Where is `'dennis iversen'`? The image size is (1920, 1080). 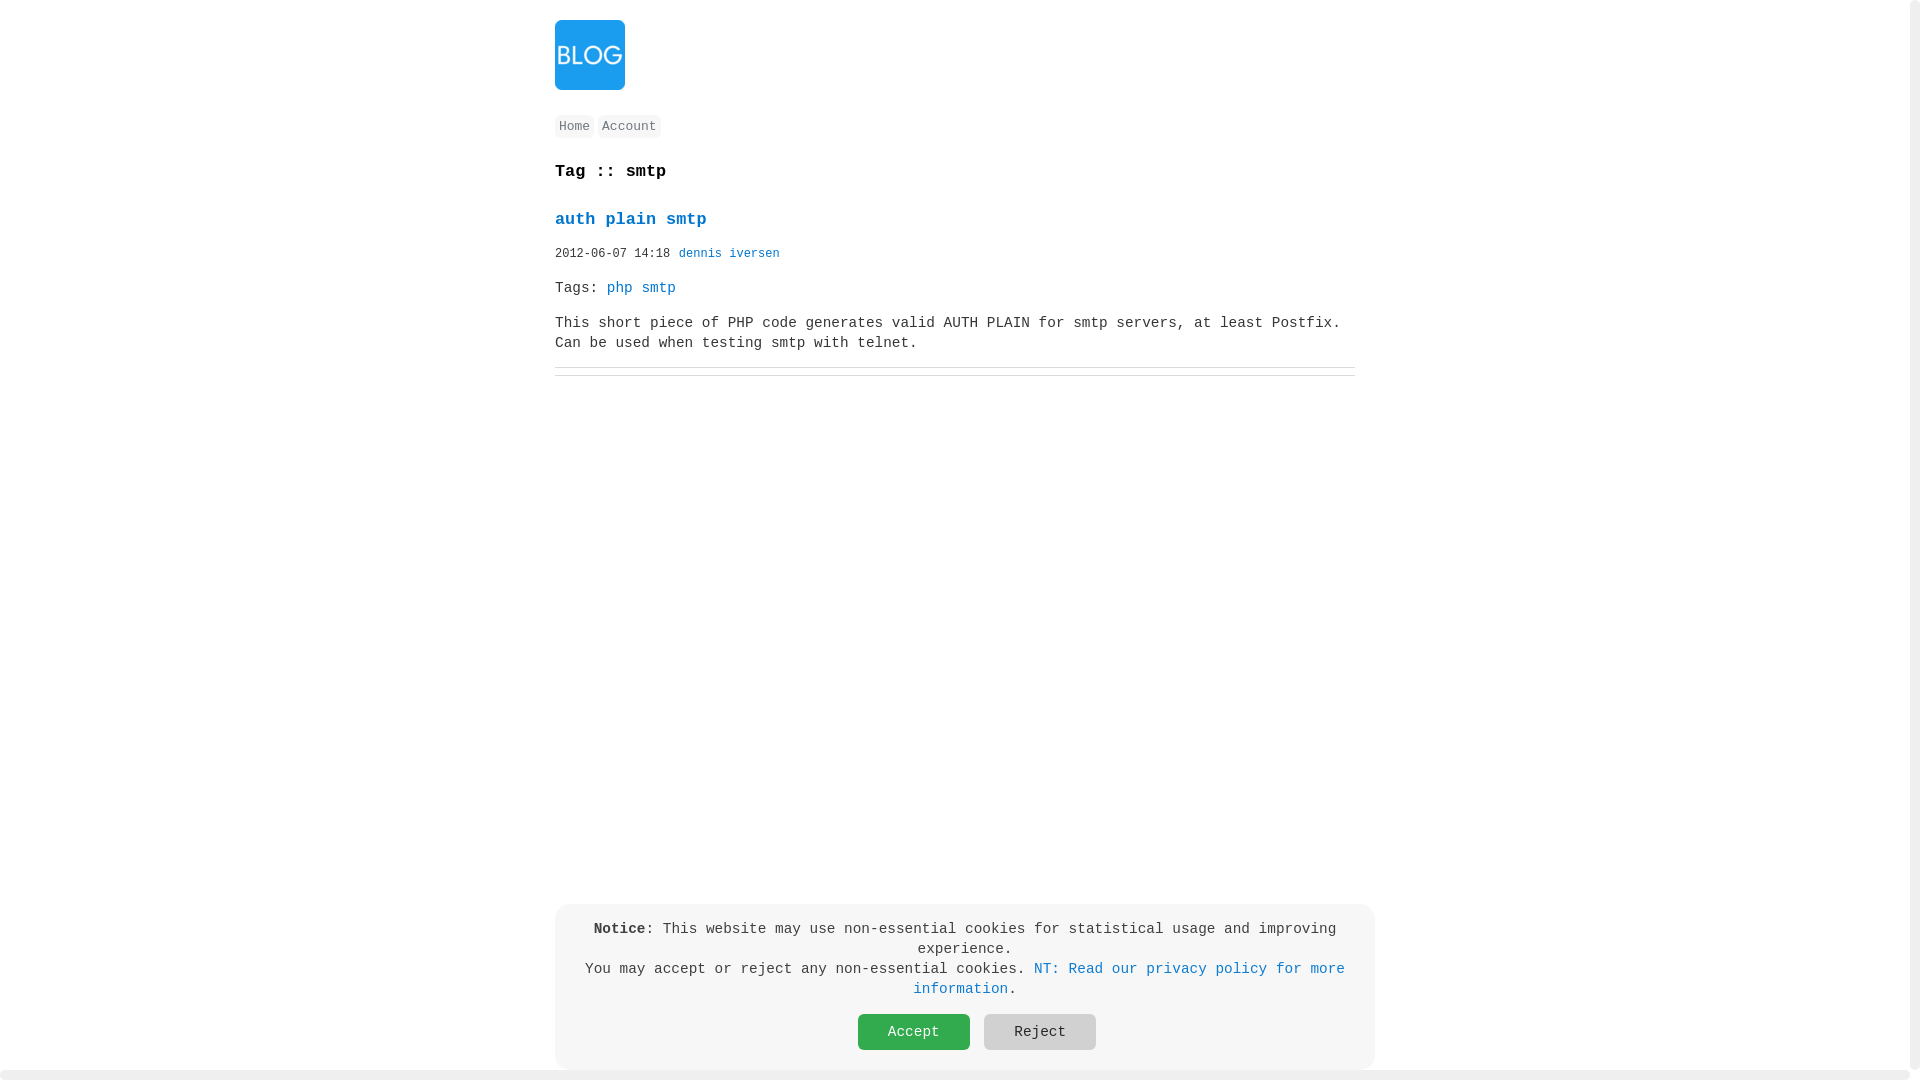
'dennis iversen' is located at coordinates (728, 253).